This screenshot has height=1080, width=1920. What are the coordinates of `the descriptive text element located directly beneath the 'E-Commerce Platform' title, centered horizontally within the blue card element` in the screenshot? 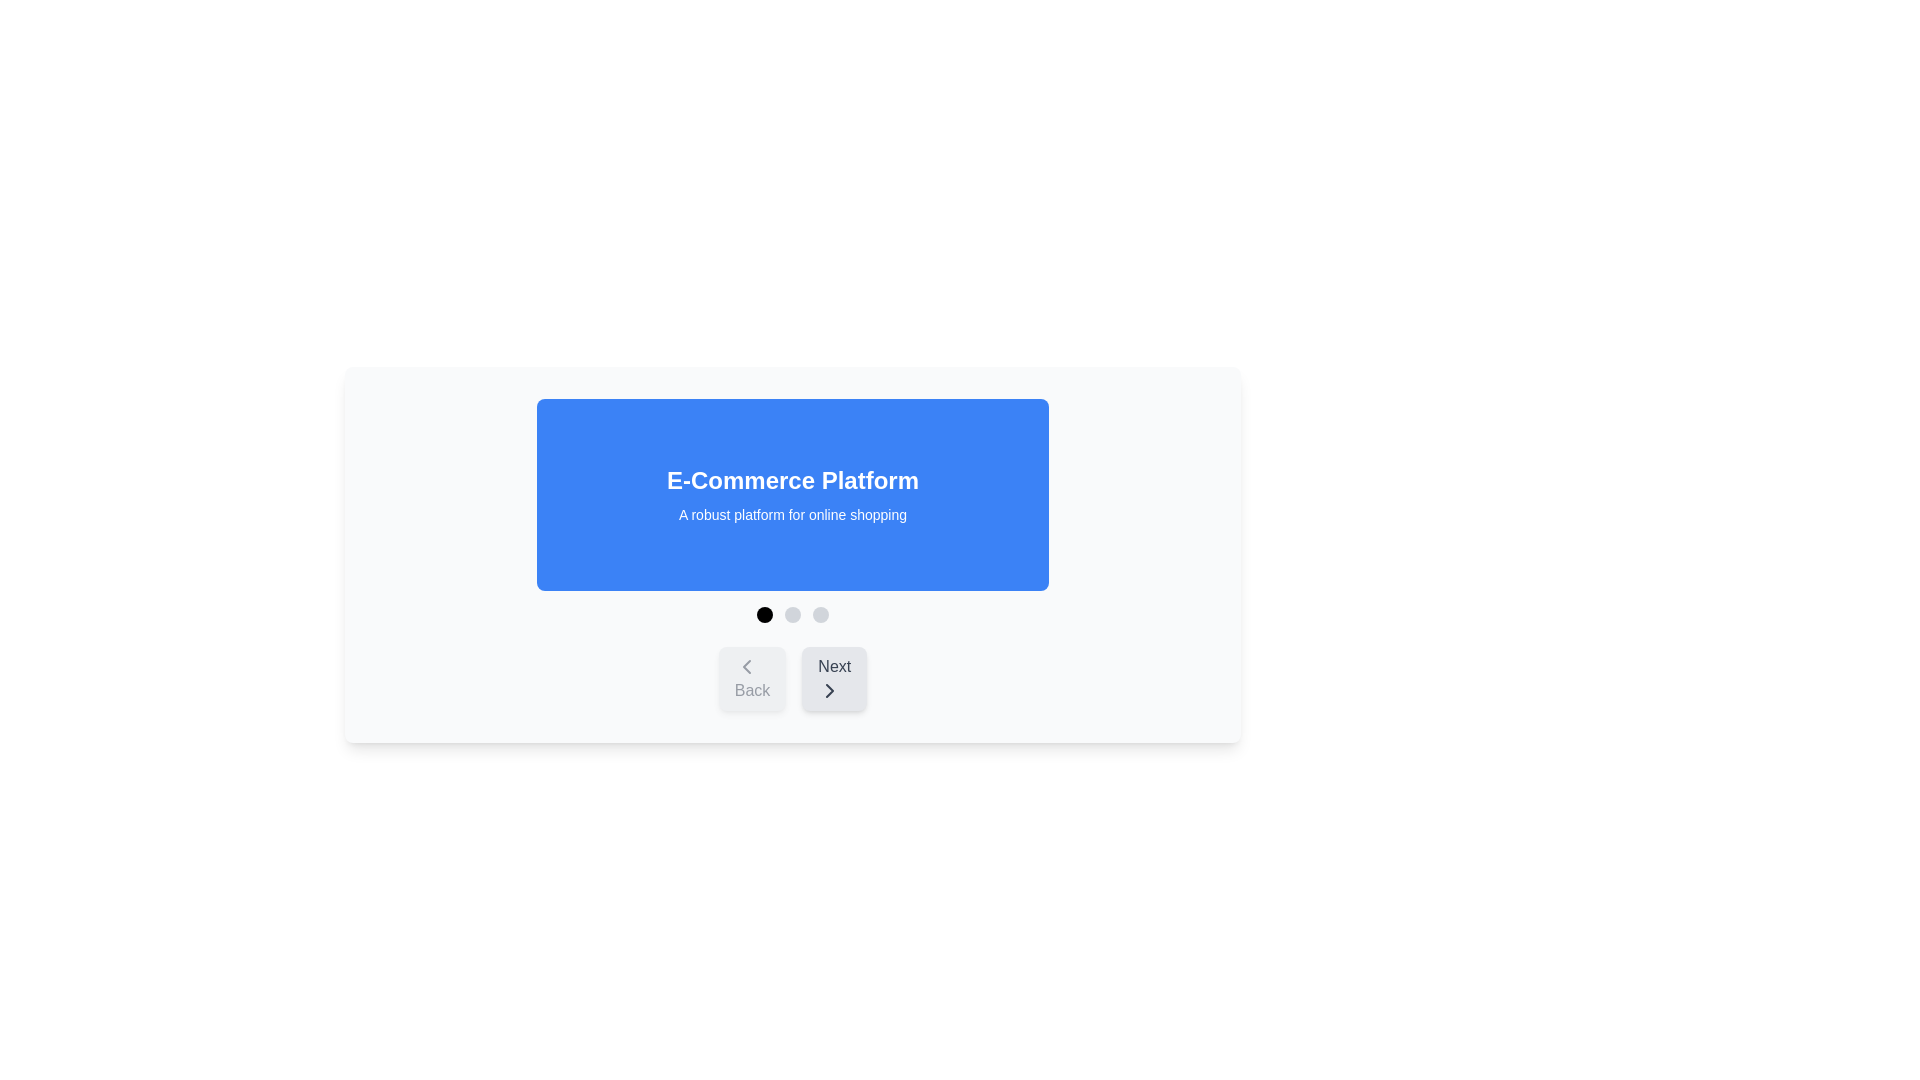 It's located at (791, 514).